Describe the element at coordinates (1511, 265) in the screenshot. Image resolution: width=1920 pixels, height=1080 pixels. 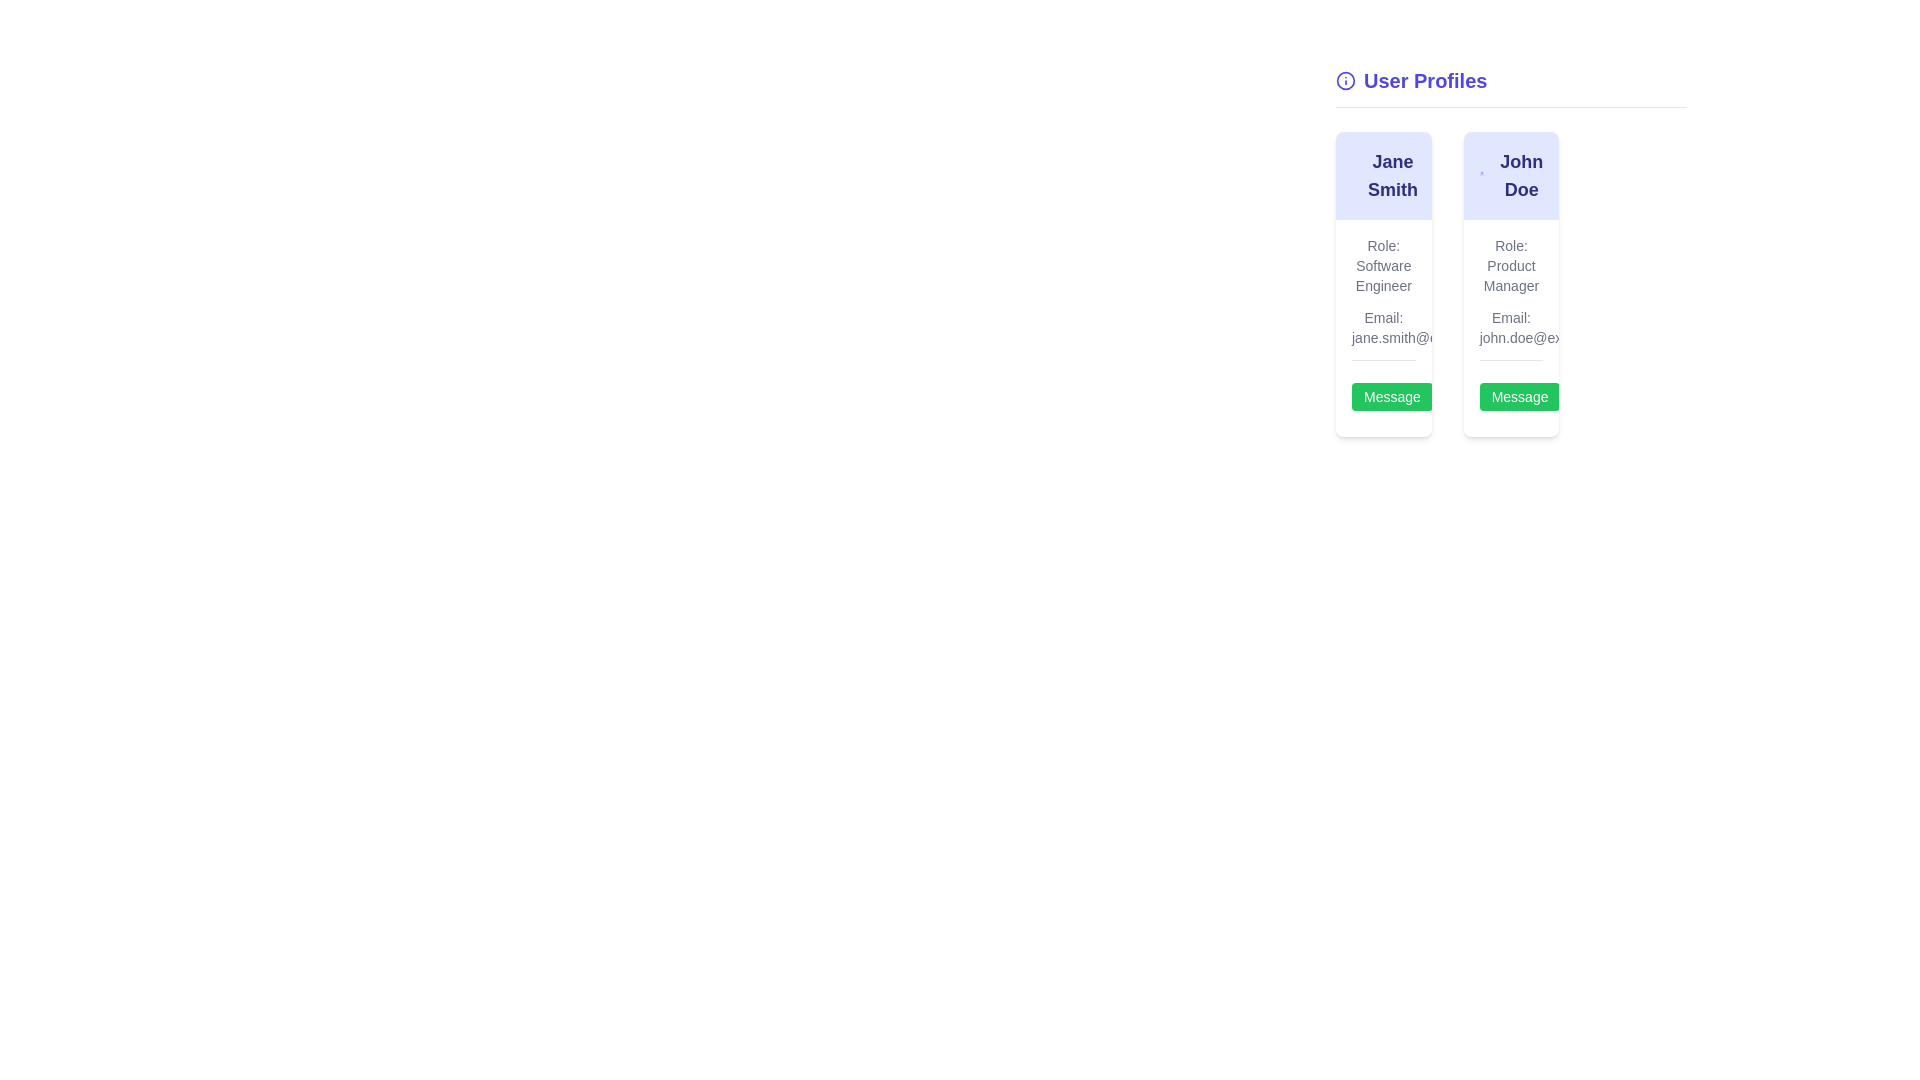
I see `the static text element displaying 'Role: Product Manager', which is styled with a smaller font size and gray color, located in the rightmost card under the 'User Profiles' section, directly below 'John Doe'` at that location.